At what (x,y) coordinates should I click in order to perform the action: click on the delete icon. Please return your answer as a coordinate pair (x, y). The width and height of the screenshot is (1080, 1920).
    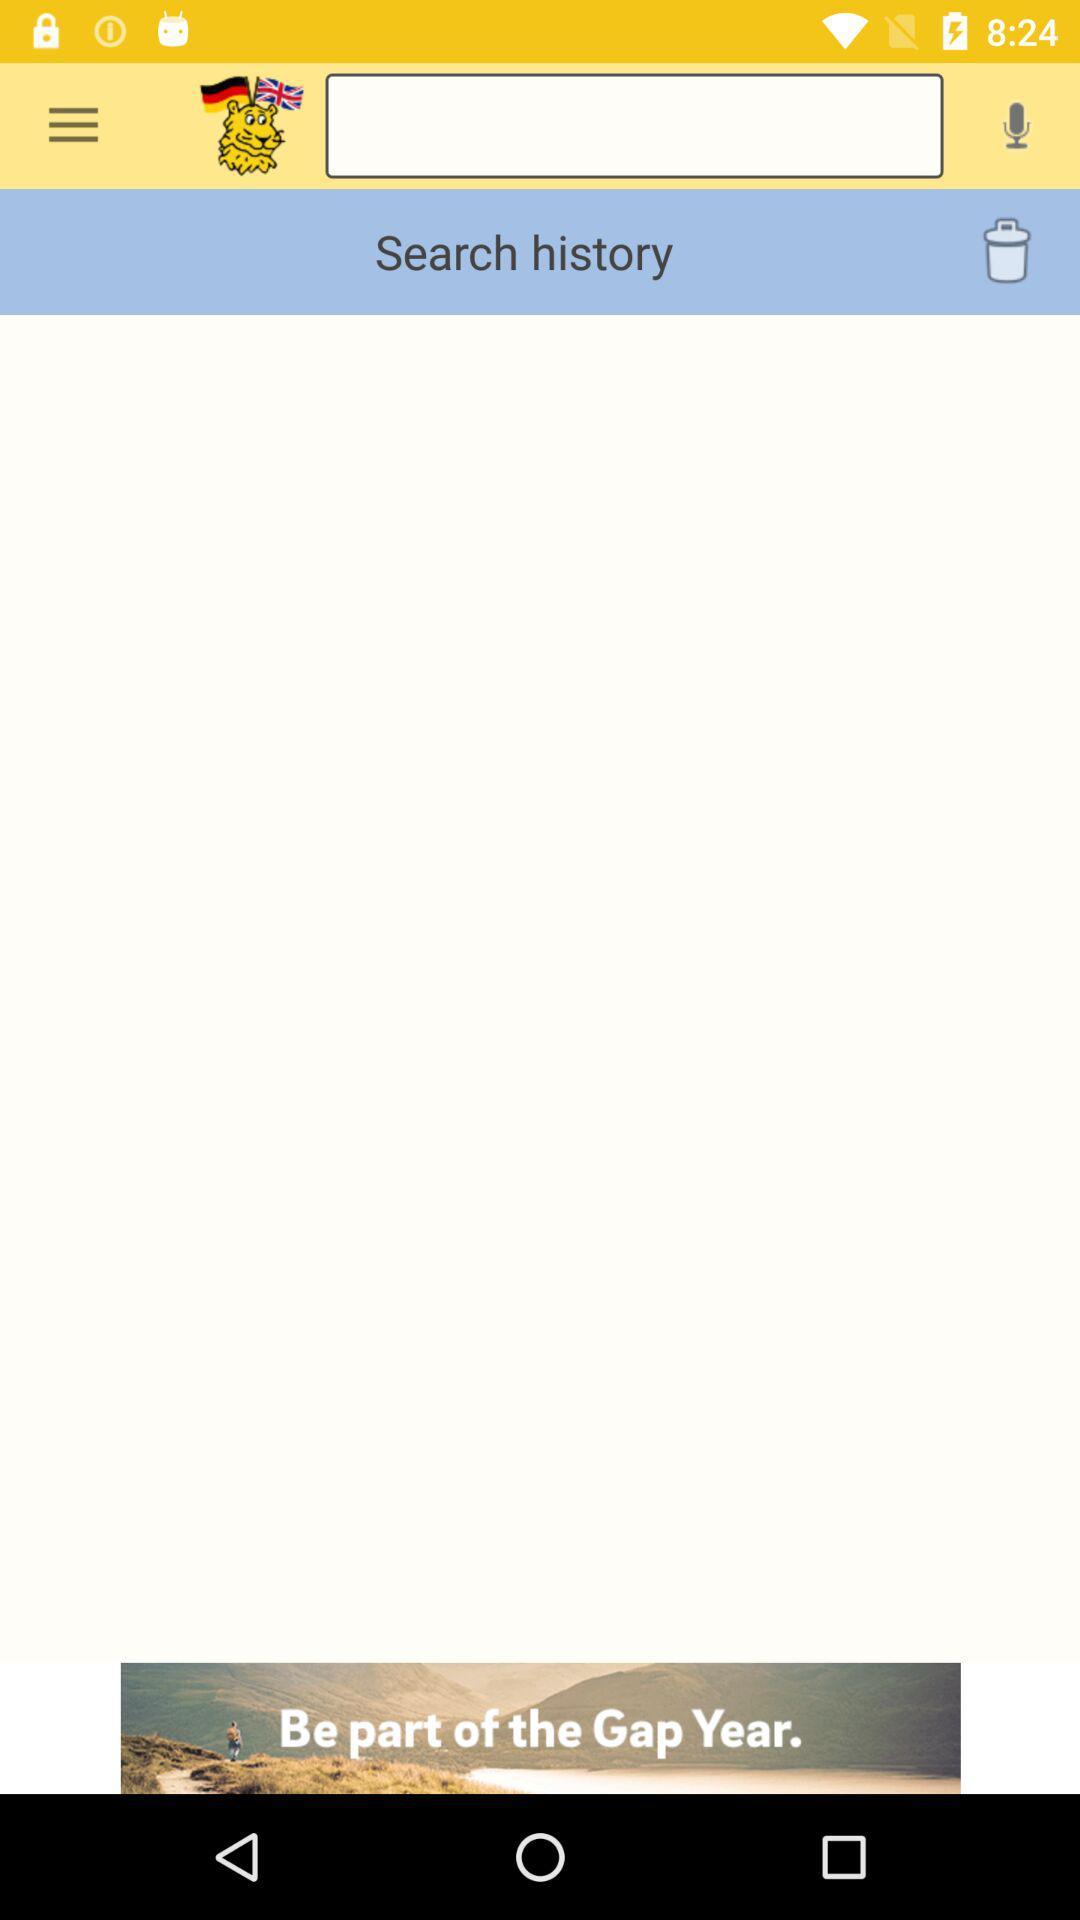
    Looking at the image, I should click on (1006, 251).